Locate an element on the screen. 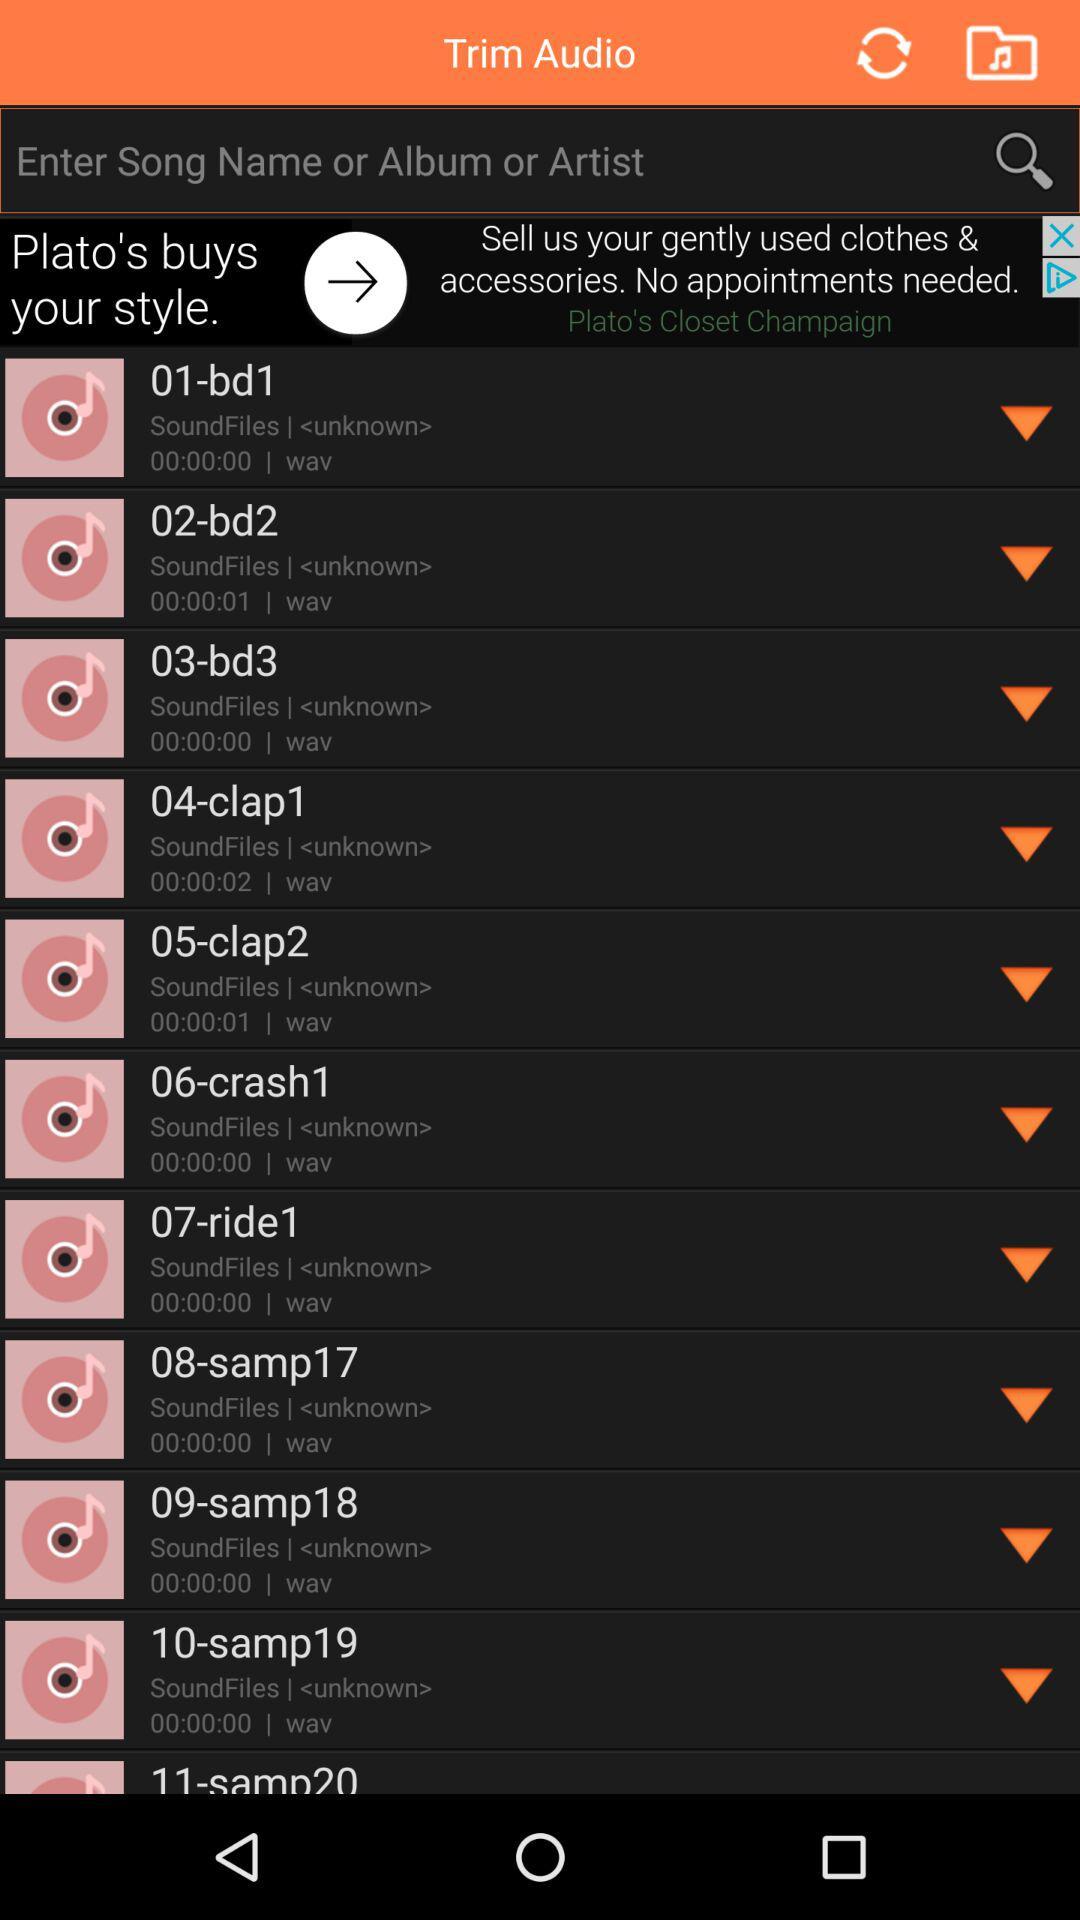  autoplay option is located at coordinates (1027, 558).